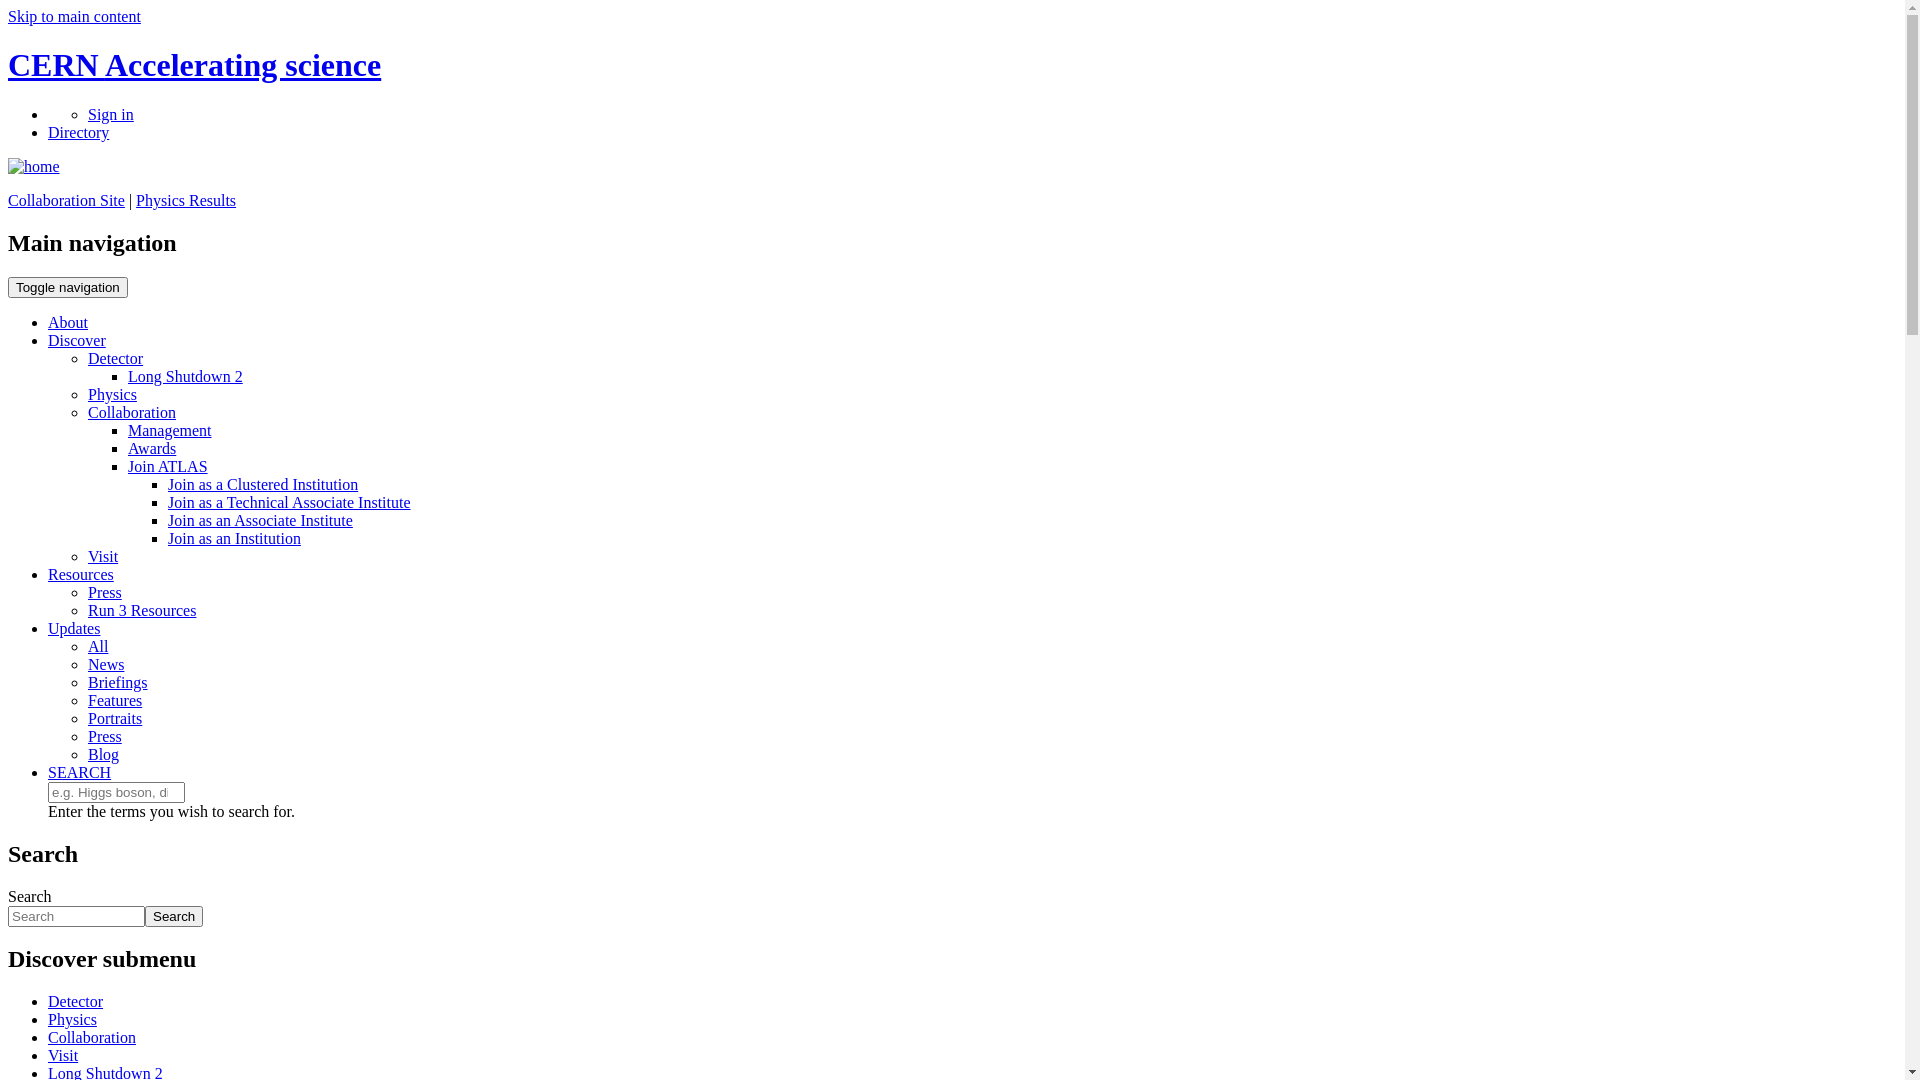 The image size is (1920, 1080). Describe the element at coordinates (104, 664) in the screenshot. I see `'News'` at that location.